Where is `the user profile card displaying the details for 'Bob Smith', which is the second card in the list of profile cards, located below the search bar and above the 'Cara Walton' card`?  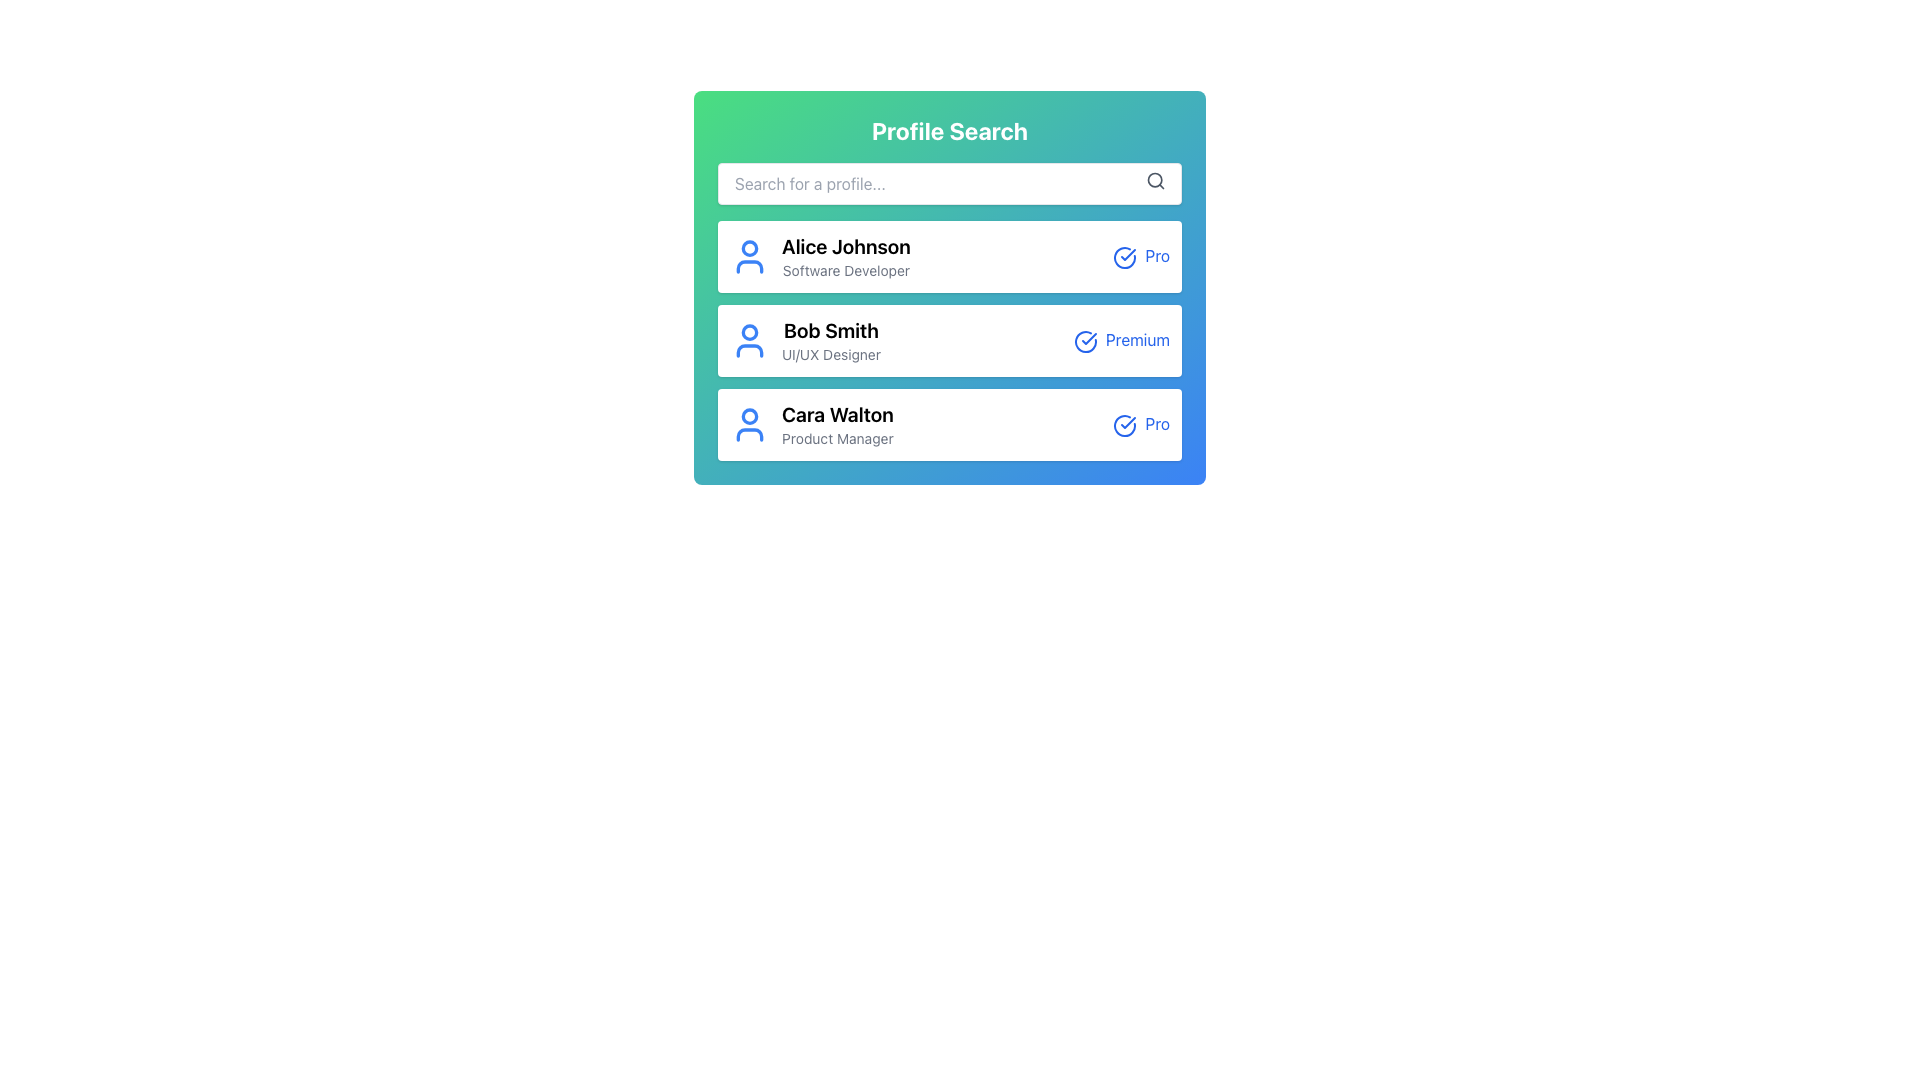
the user profile card displaying the details for 'Bob Smith', which is the second card in the list of profile cards, located below the search bar and above the 'Cara Walton' card is located at coordinates (949, 339).